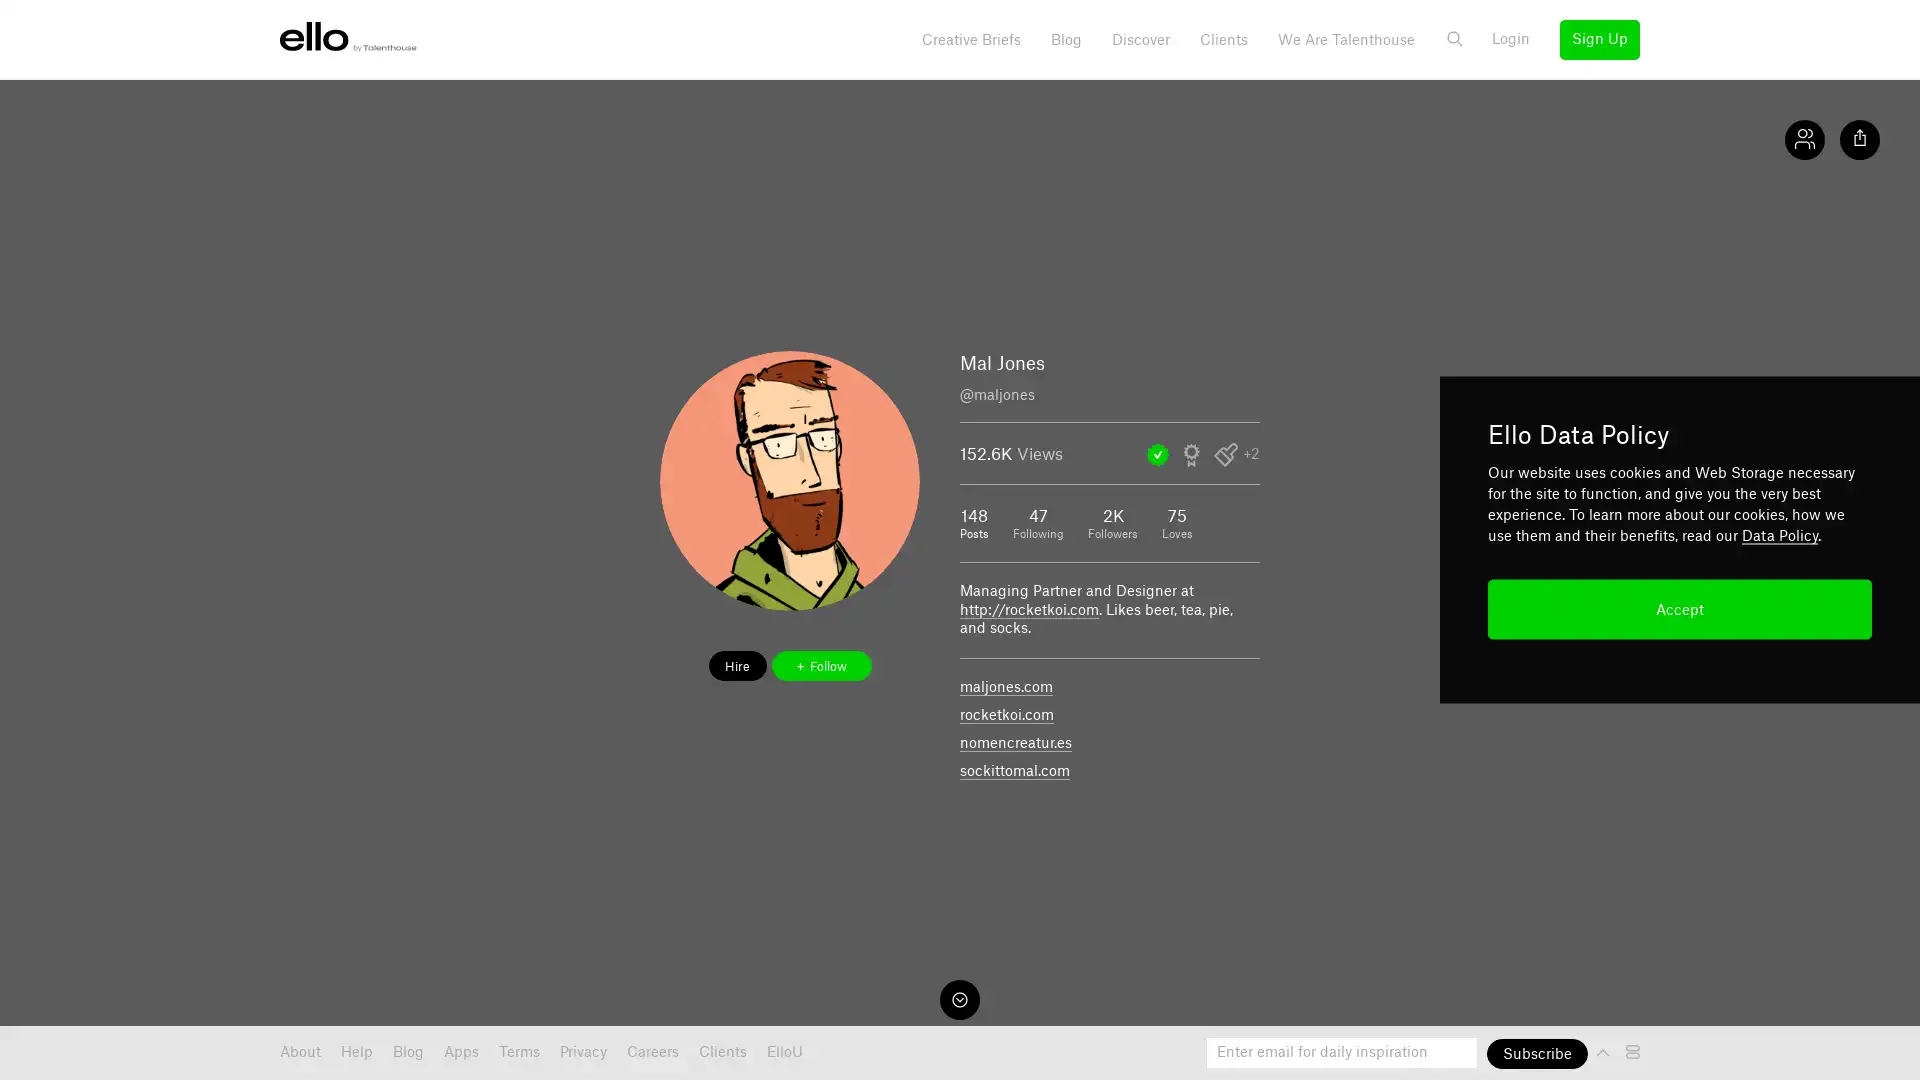 The height and width of the screenshot is (1080, 1920). What do you see at coordinates (1680, 608) in the screenshot?
I see `Accept` at bounding box center [1680, 608].